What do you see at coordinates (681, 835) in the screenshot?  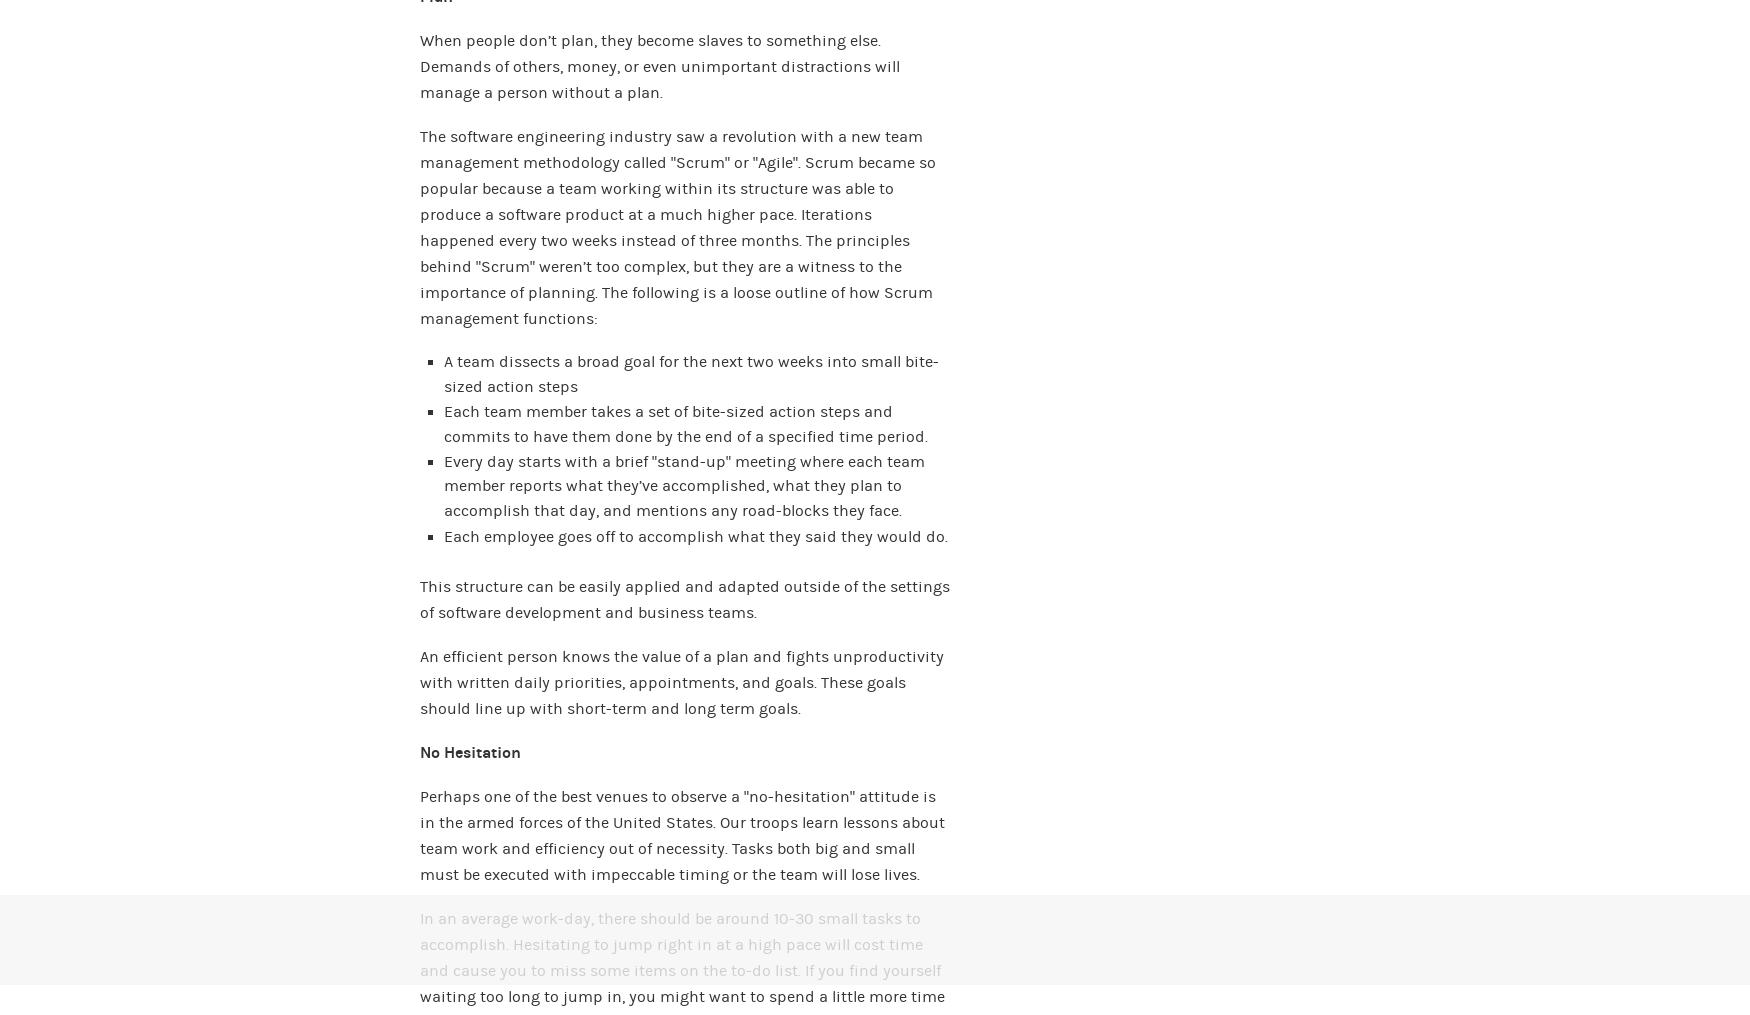 I see `'Perhaps one of the best venues to observe a “no-hesitation” attitude is in the armed forces of the United States. Our troops learn lessons about team work and efficiency out of necessity. Tasks both big and small must be executed with impeccable timing or the team will lose lives.'` at bounding box center [681, 835].